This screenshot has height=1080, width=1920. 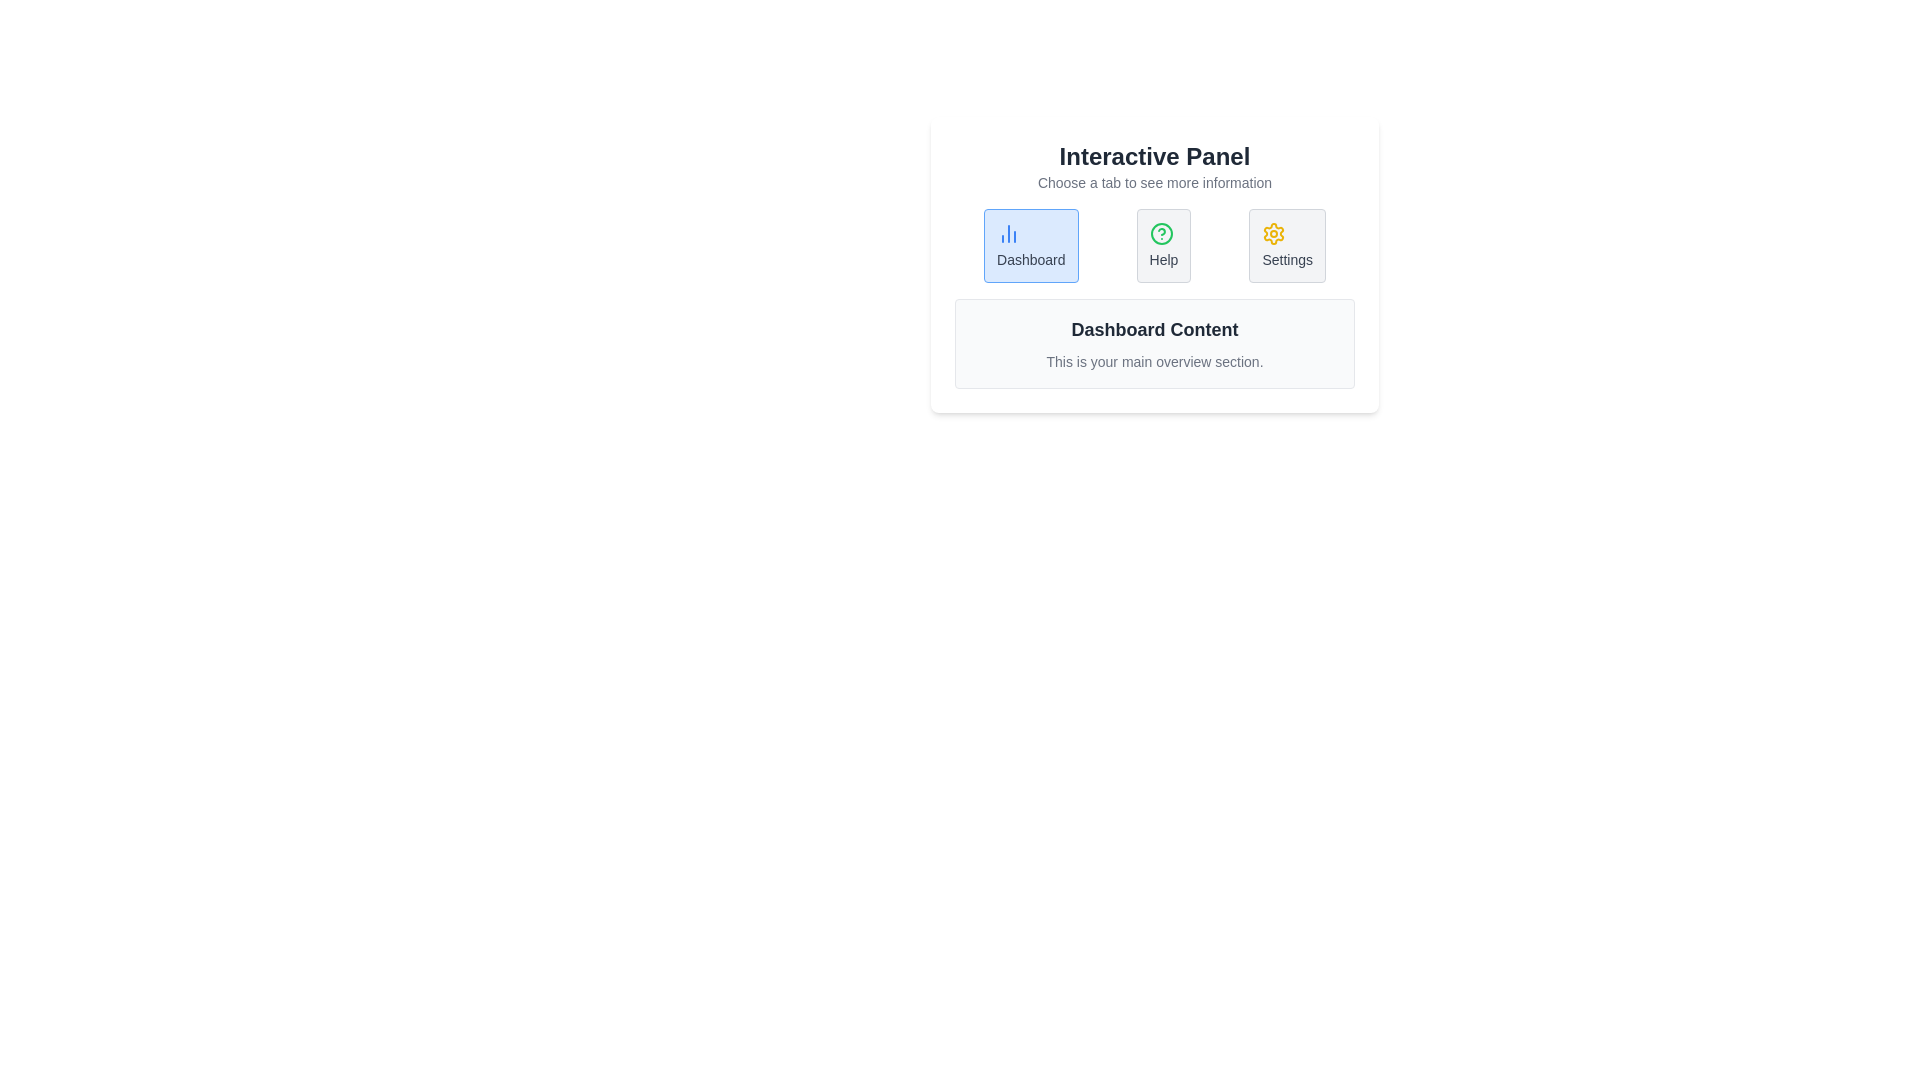 What do you see at coordinates (1155, 156) in the screenshot?
I see `the title element that serves as the header for the panel, which is centrally aligned and positioned above the subtitle 'Choose a tab` at bounding box center [1155, 156].